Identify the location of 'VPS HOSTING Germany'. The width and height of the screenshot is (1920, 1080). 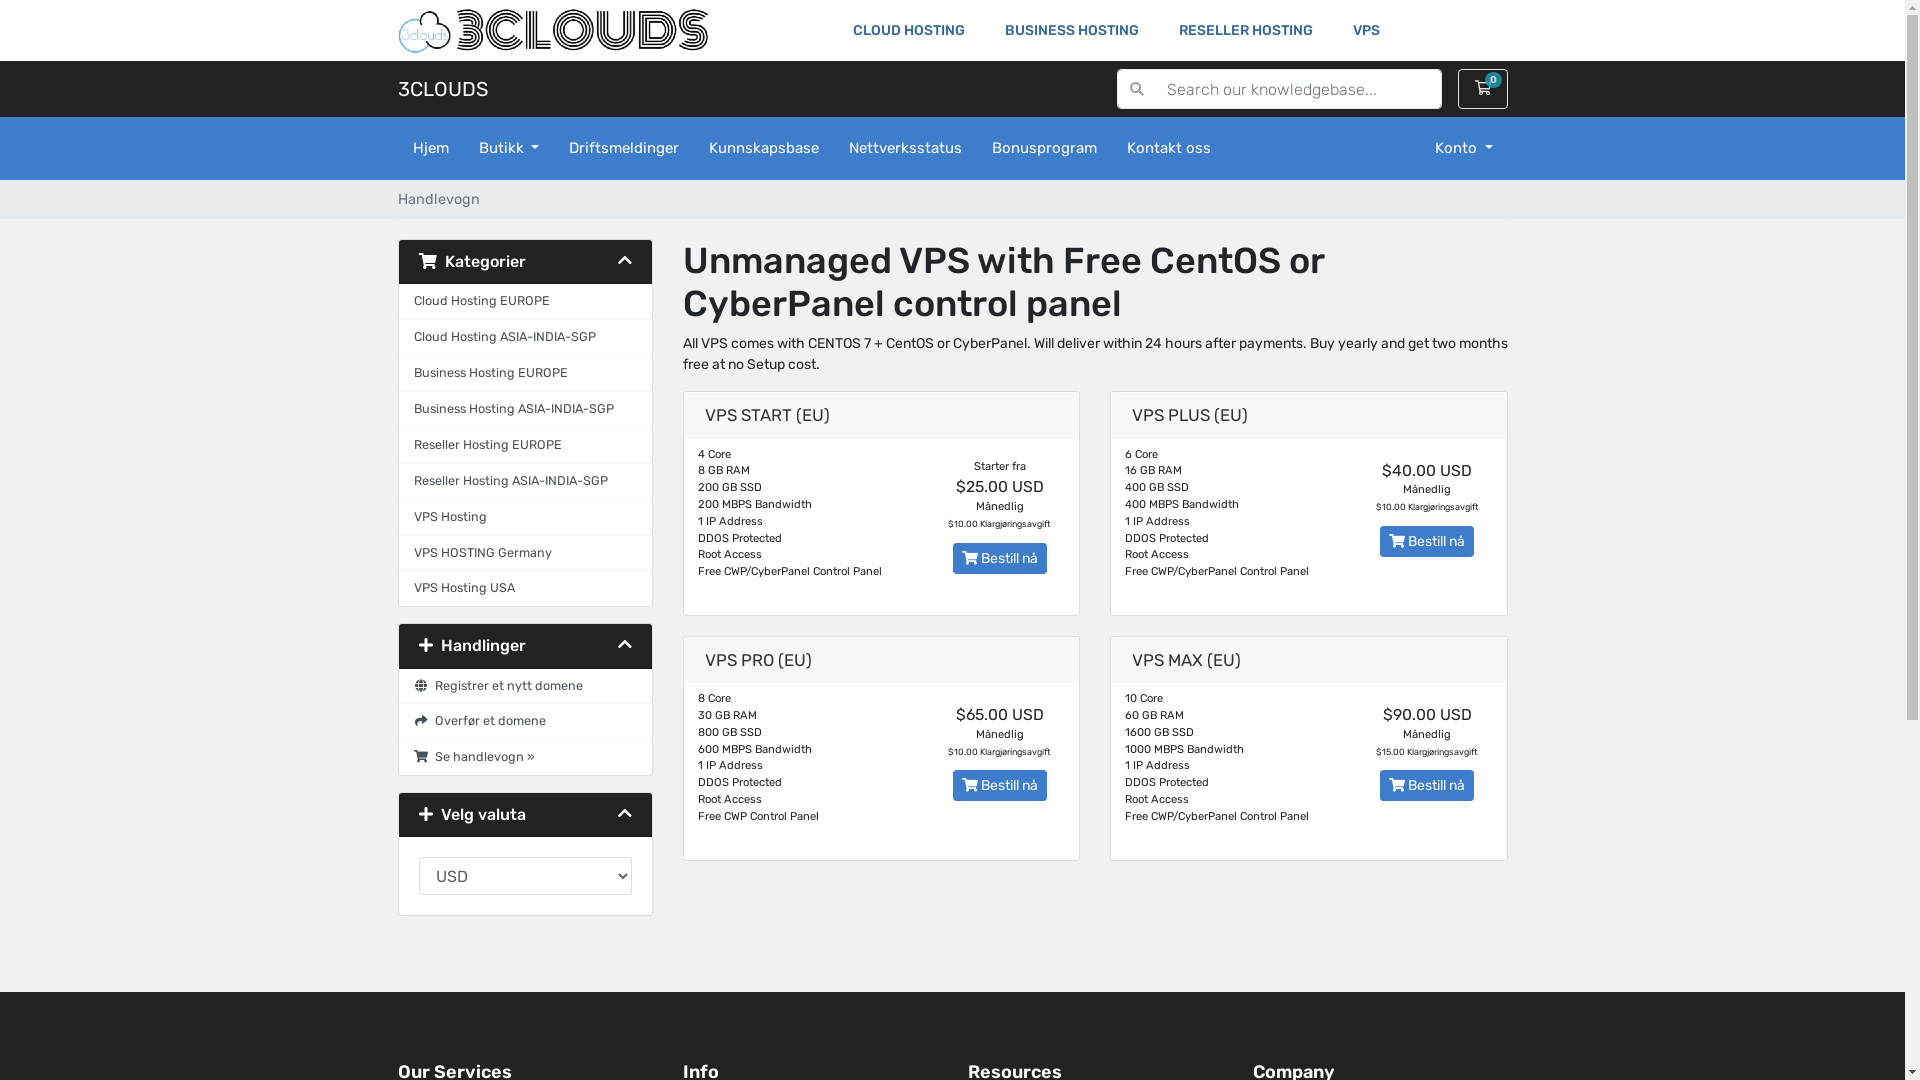
(398, 554).